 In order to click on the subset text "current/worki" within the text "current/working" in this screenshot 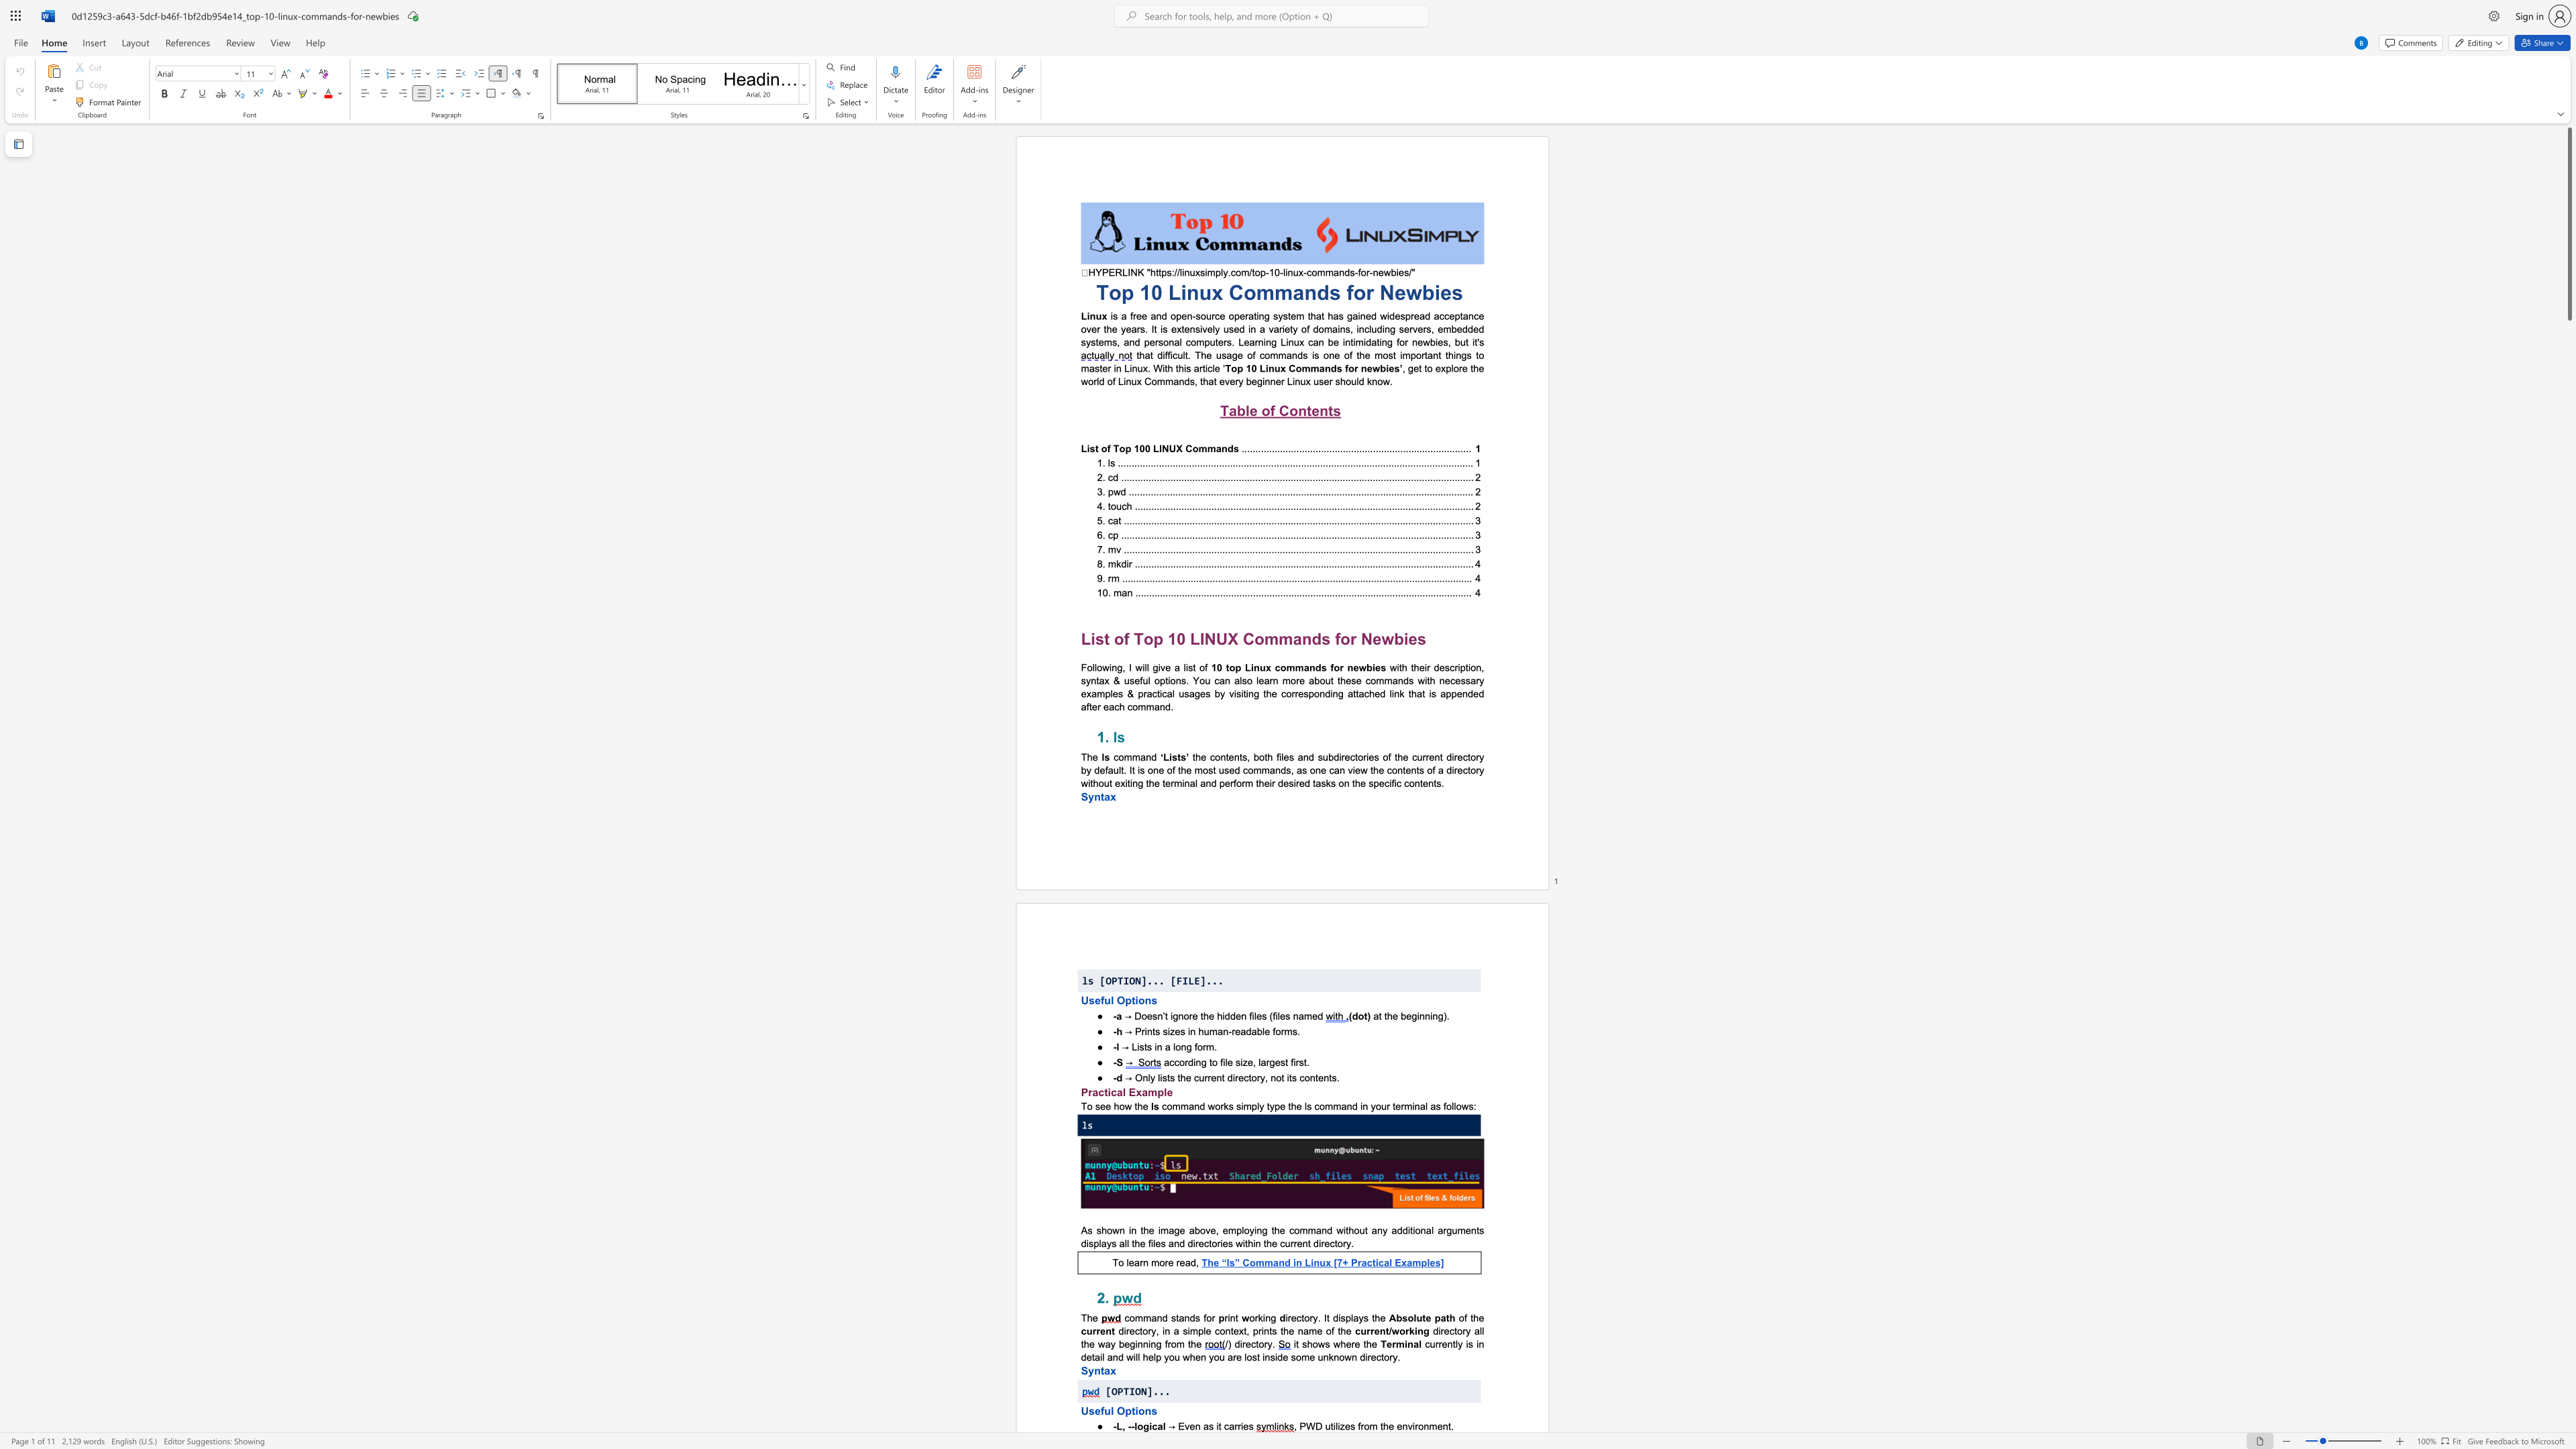, I will do `click(1354, 1330)`.